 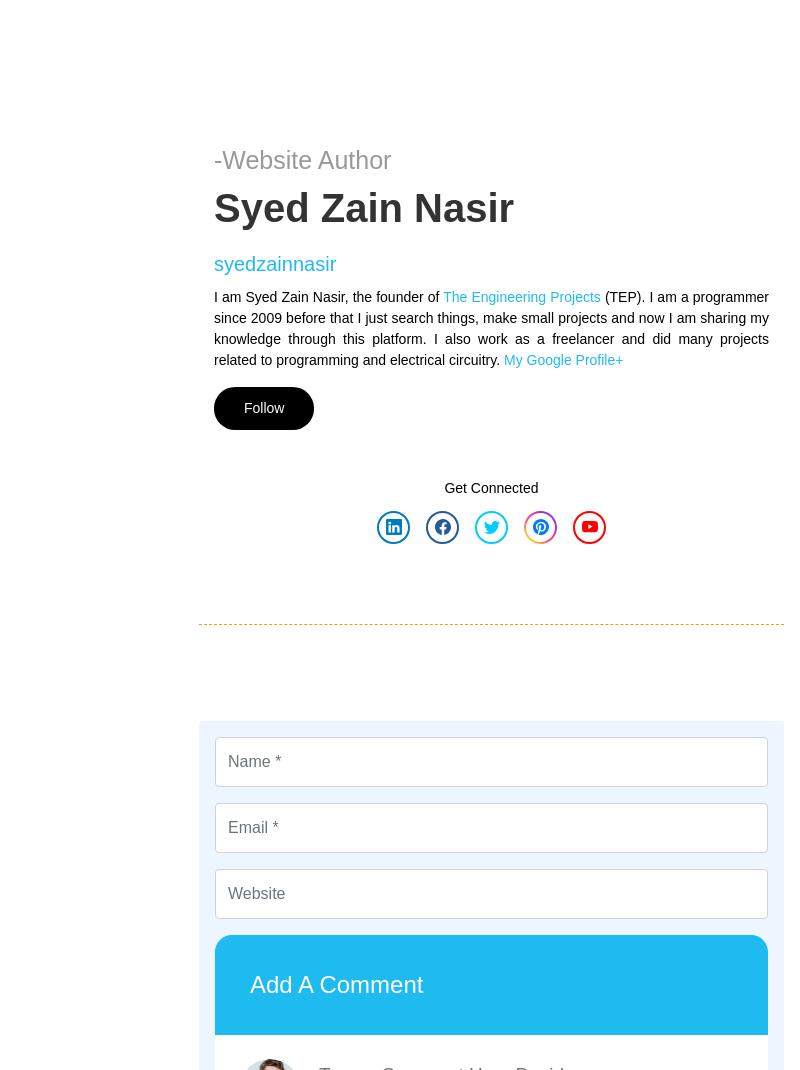 I want to click on 'Get Connected', so click(x=443, y=486).